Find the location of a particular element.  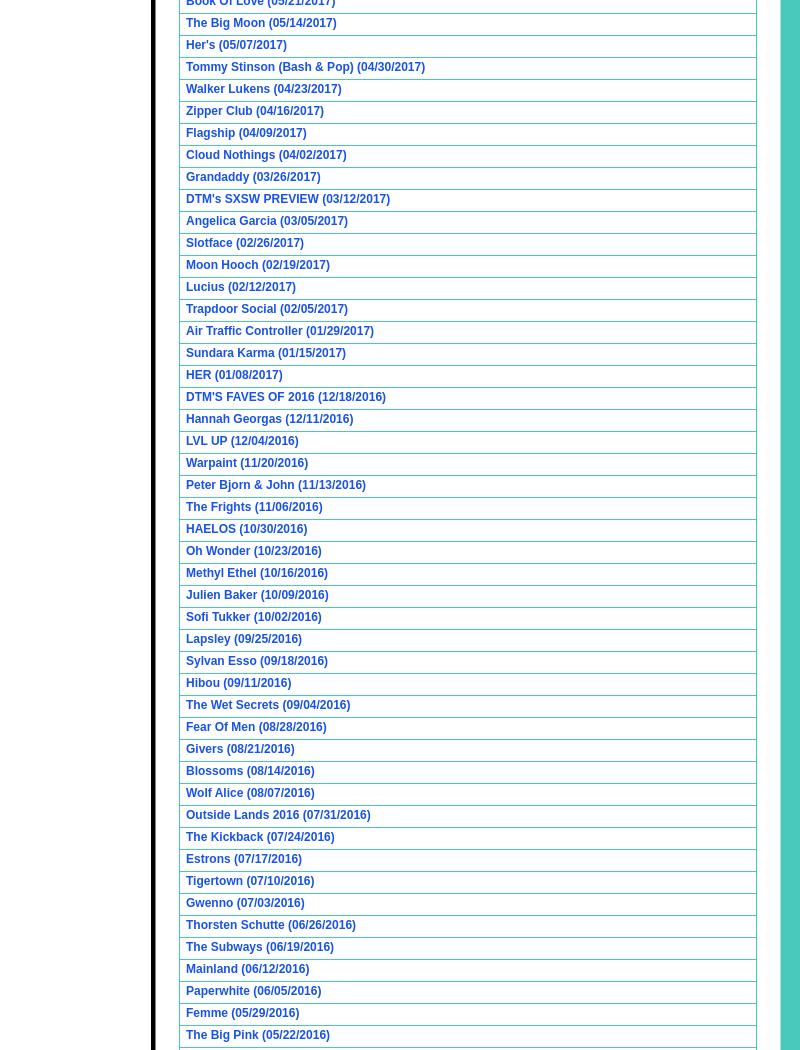

'Flagship (04/09/2017)' is located at coordinates (245, 132).